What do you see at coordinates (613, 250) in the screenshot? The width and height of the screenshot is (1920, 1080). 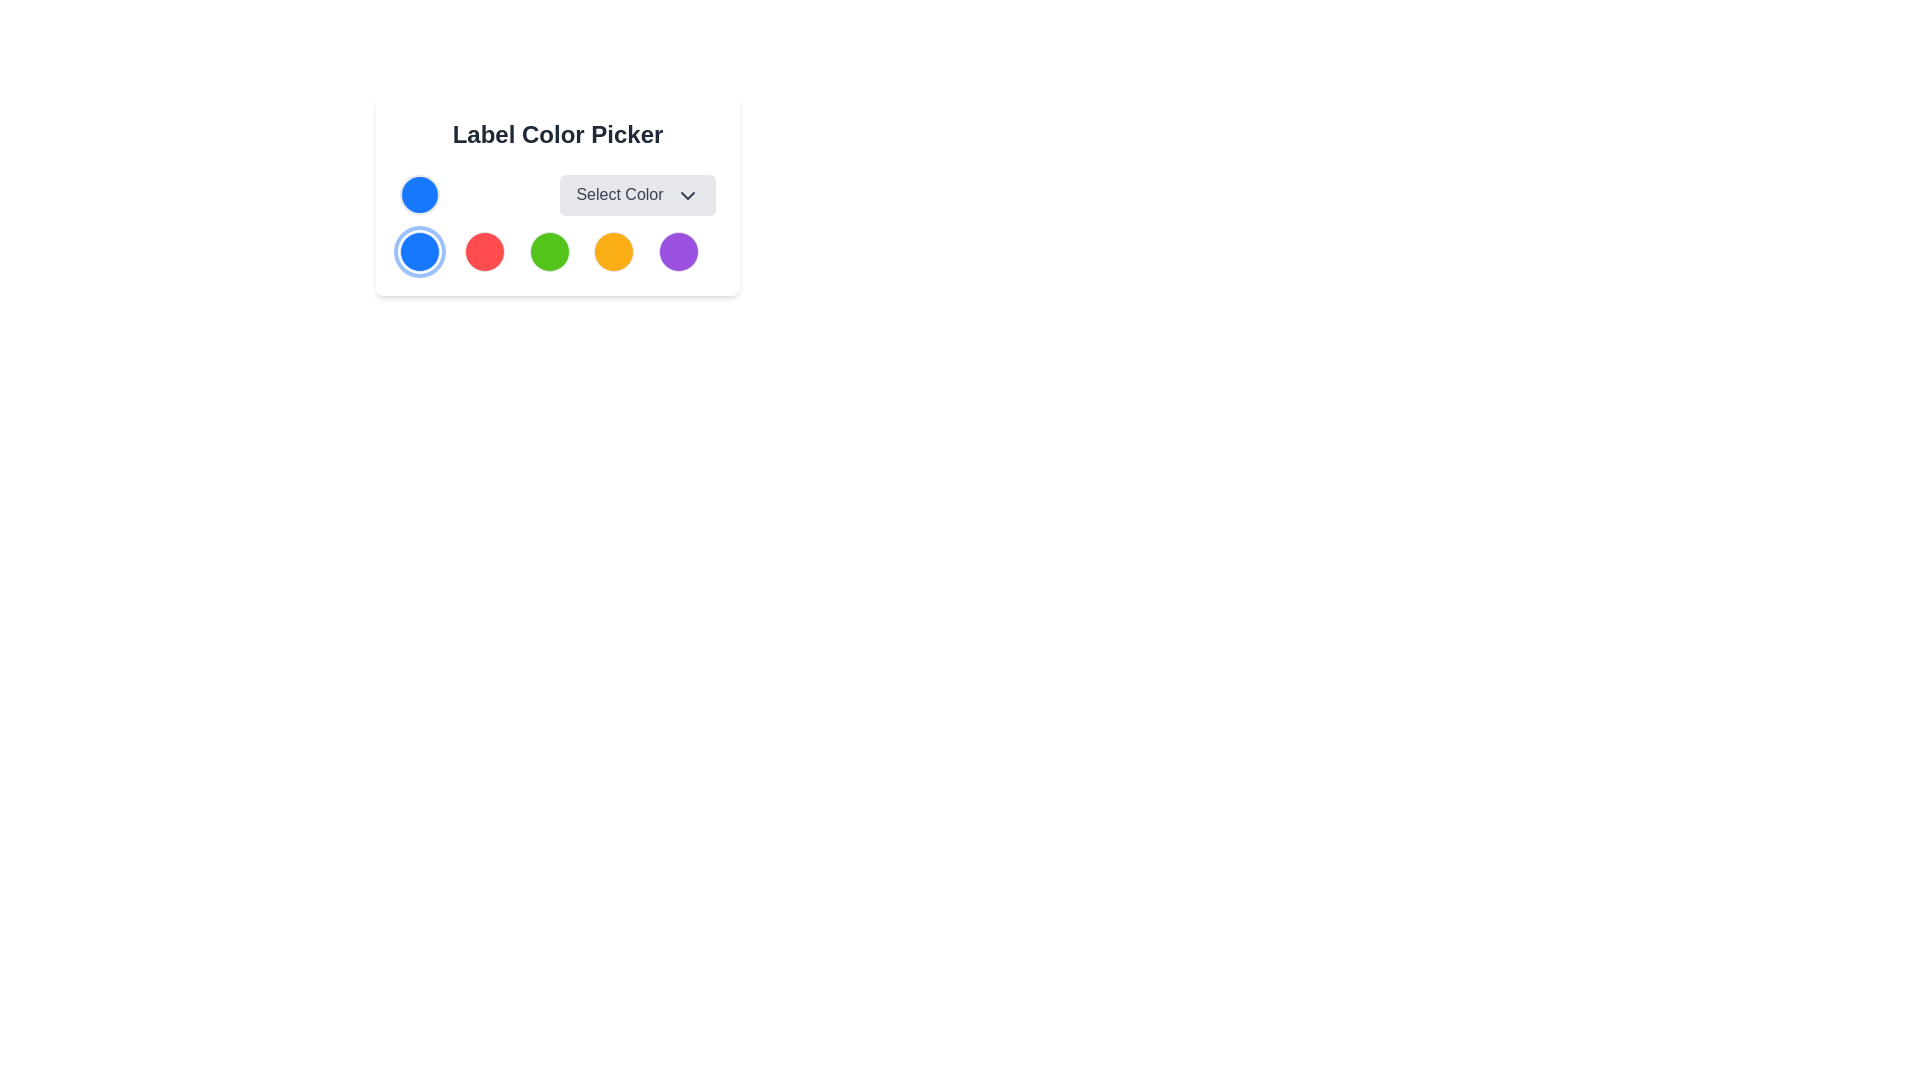 I see `the fourth circular color option button, which is an orange color circle with a diameter of 40 pixels` at bounding box center [613, 250].